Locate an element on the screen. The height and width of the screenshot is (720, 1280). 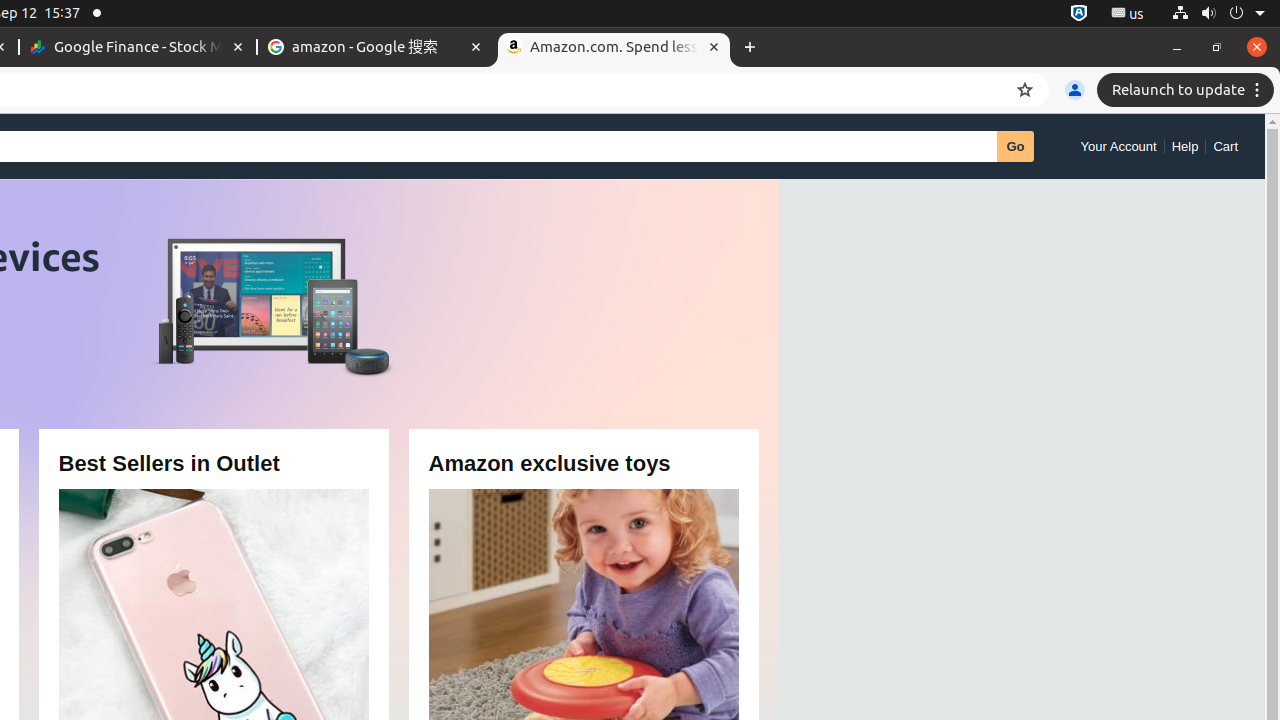
'Go' is located at coordinates (1015, 145).